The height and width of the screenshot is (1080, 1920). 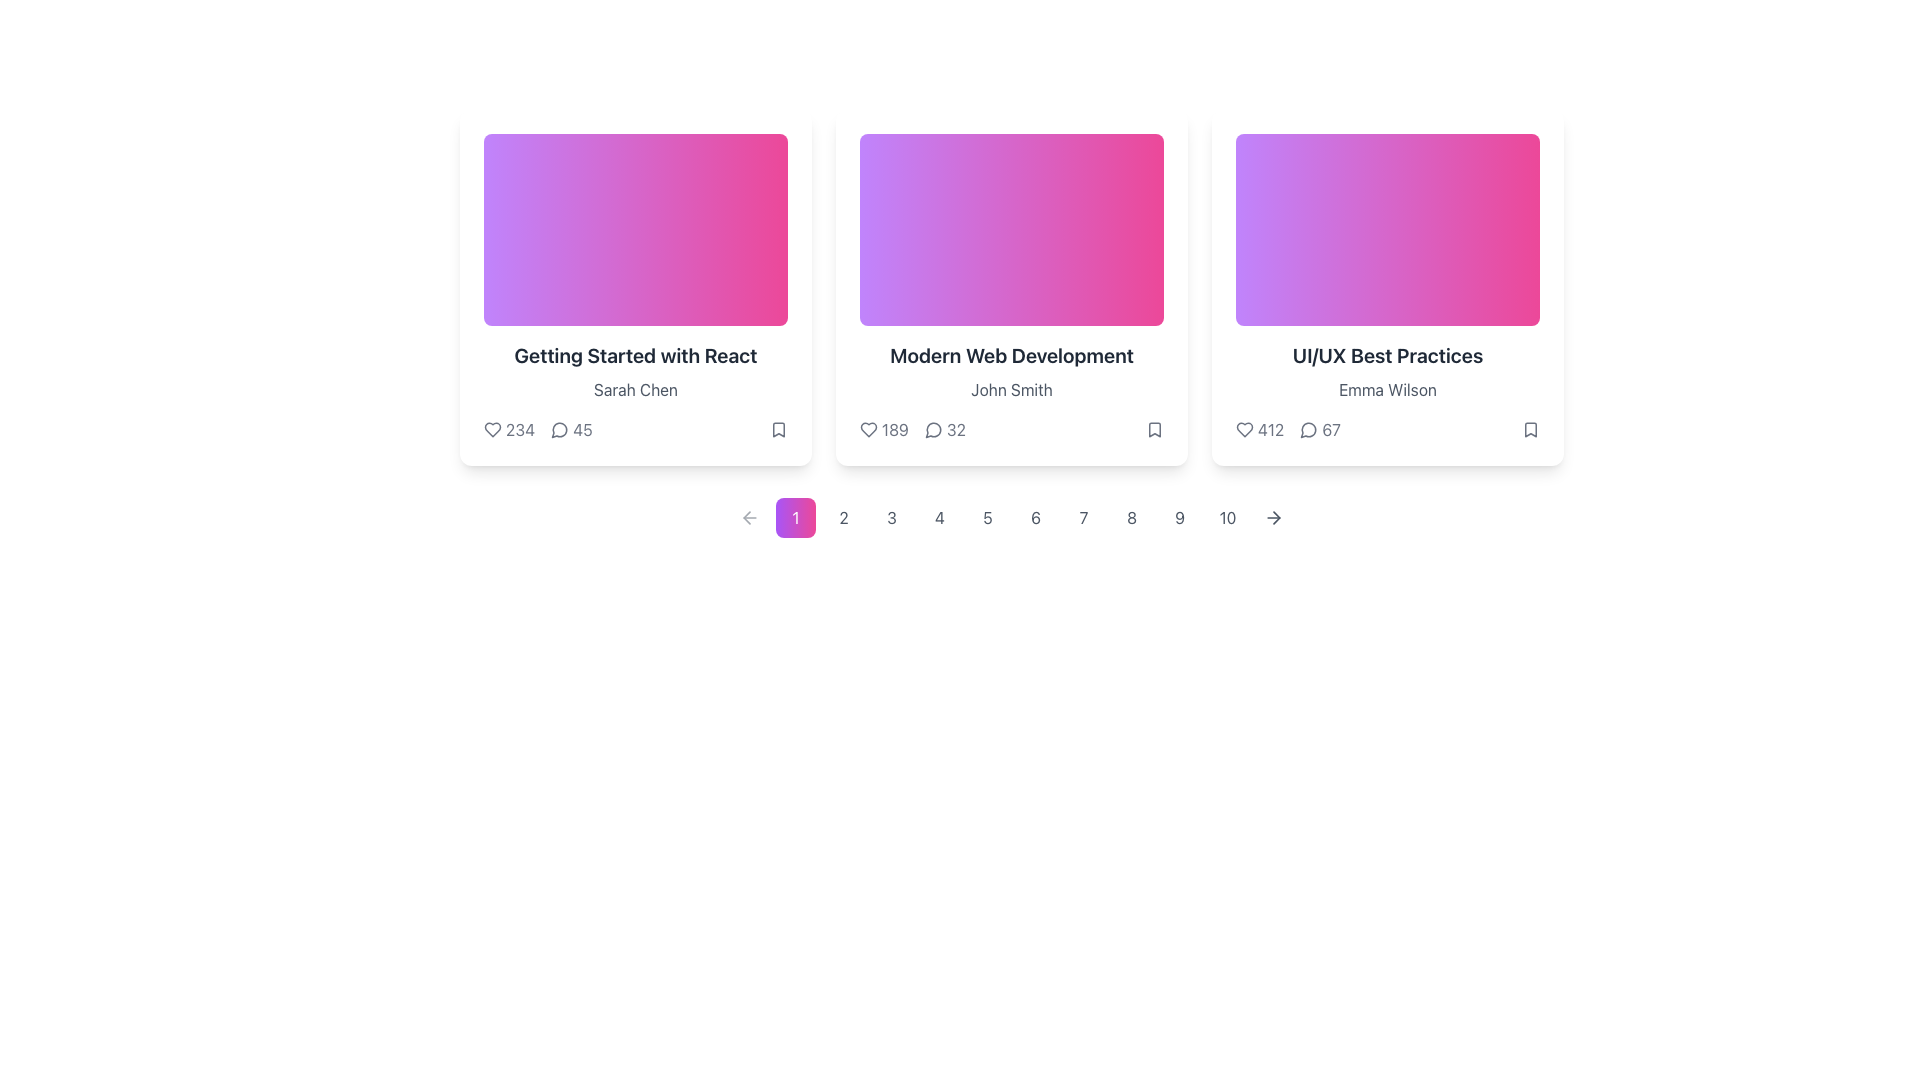 What do you see at coordinates (844, 516) in the screenshot?
I see `the second pagination button located at the bottom-center of the page` at bounding box center [844, 516].